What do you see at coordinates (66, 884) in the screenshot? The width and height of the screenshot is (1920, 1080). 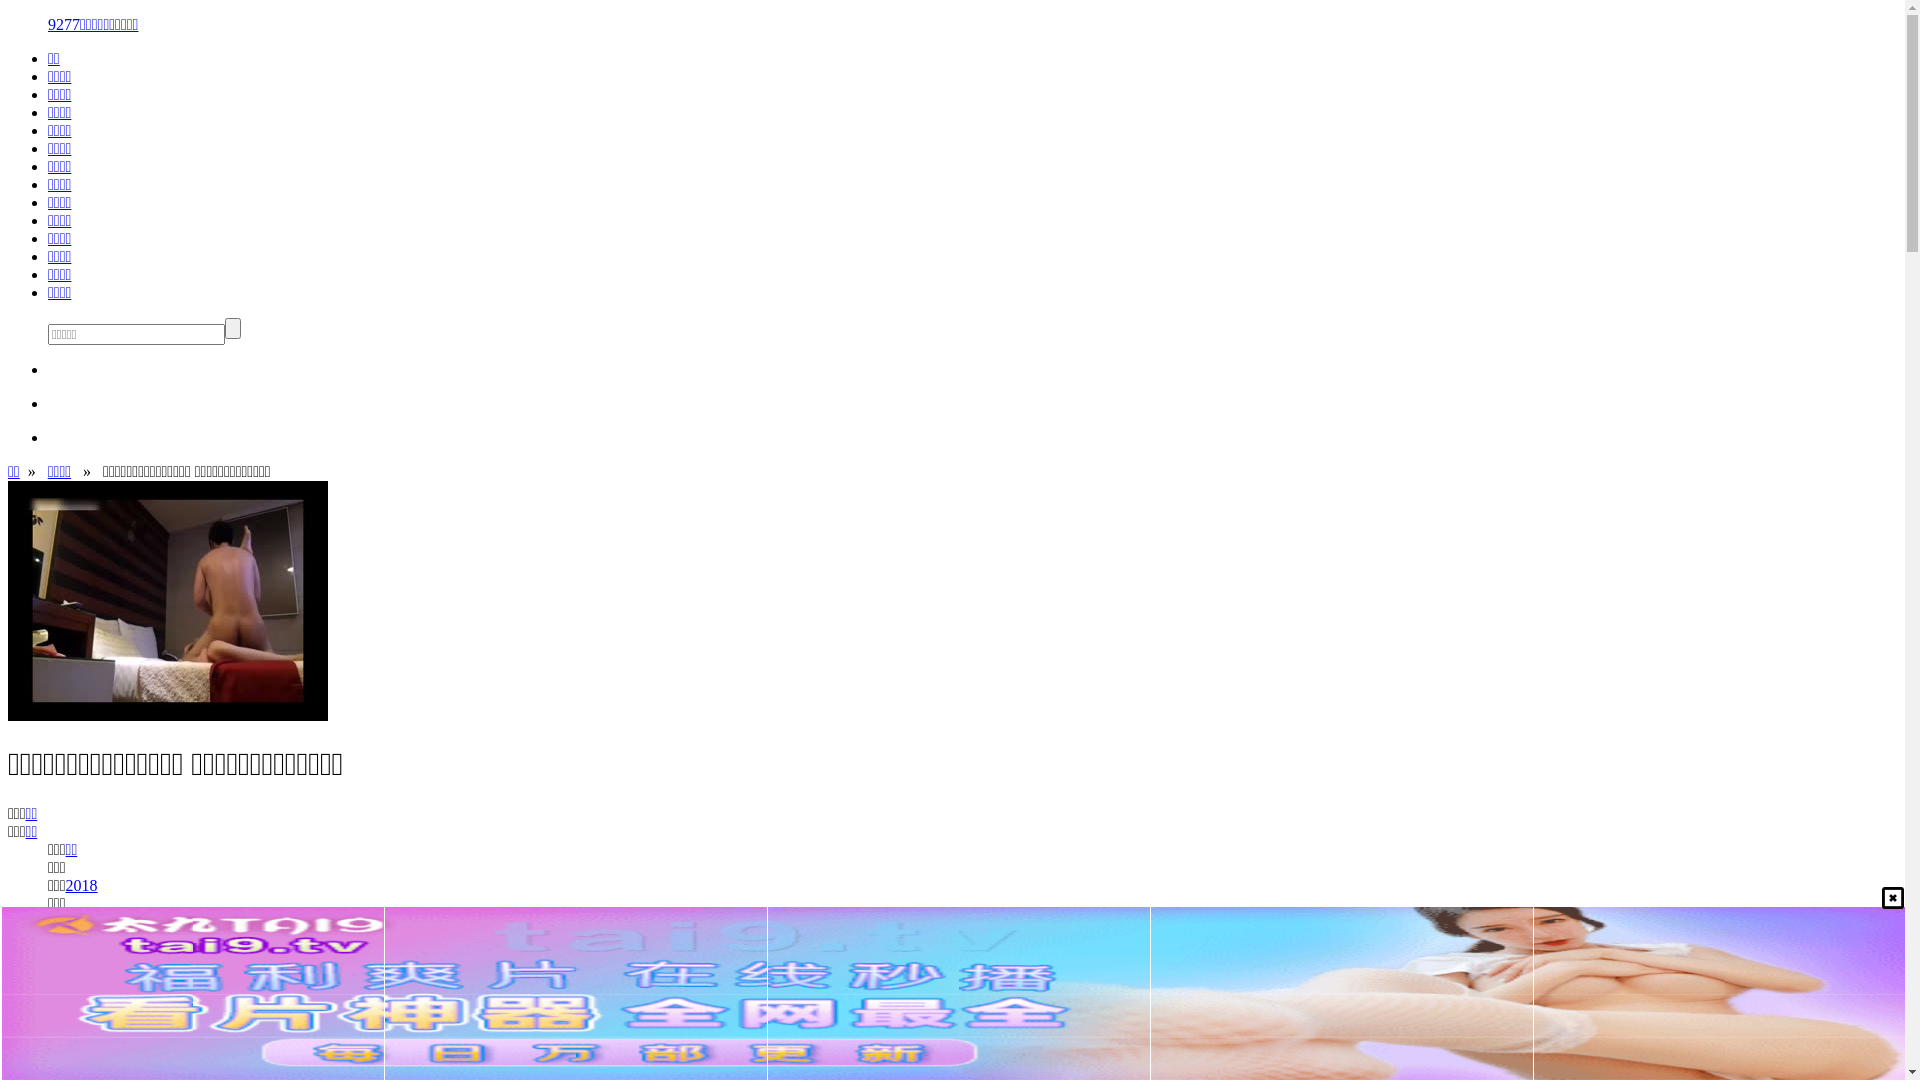 I see `'2018'` at bounding box center [66, 884].